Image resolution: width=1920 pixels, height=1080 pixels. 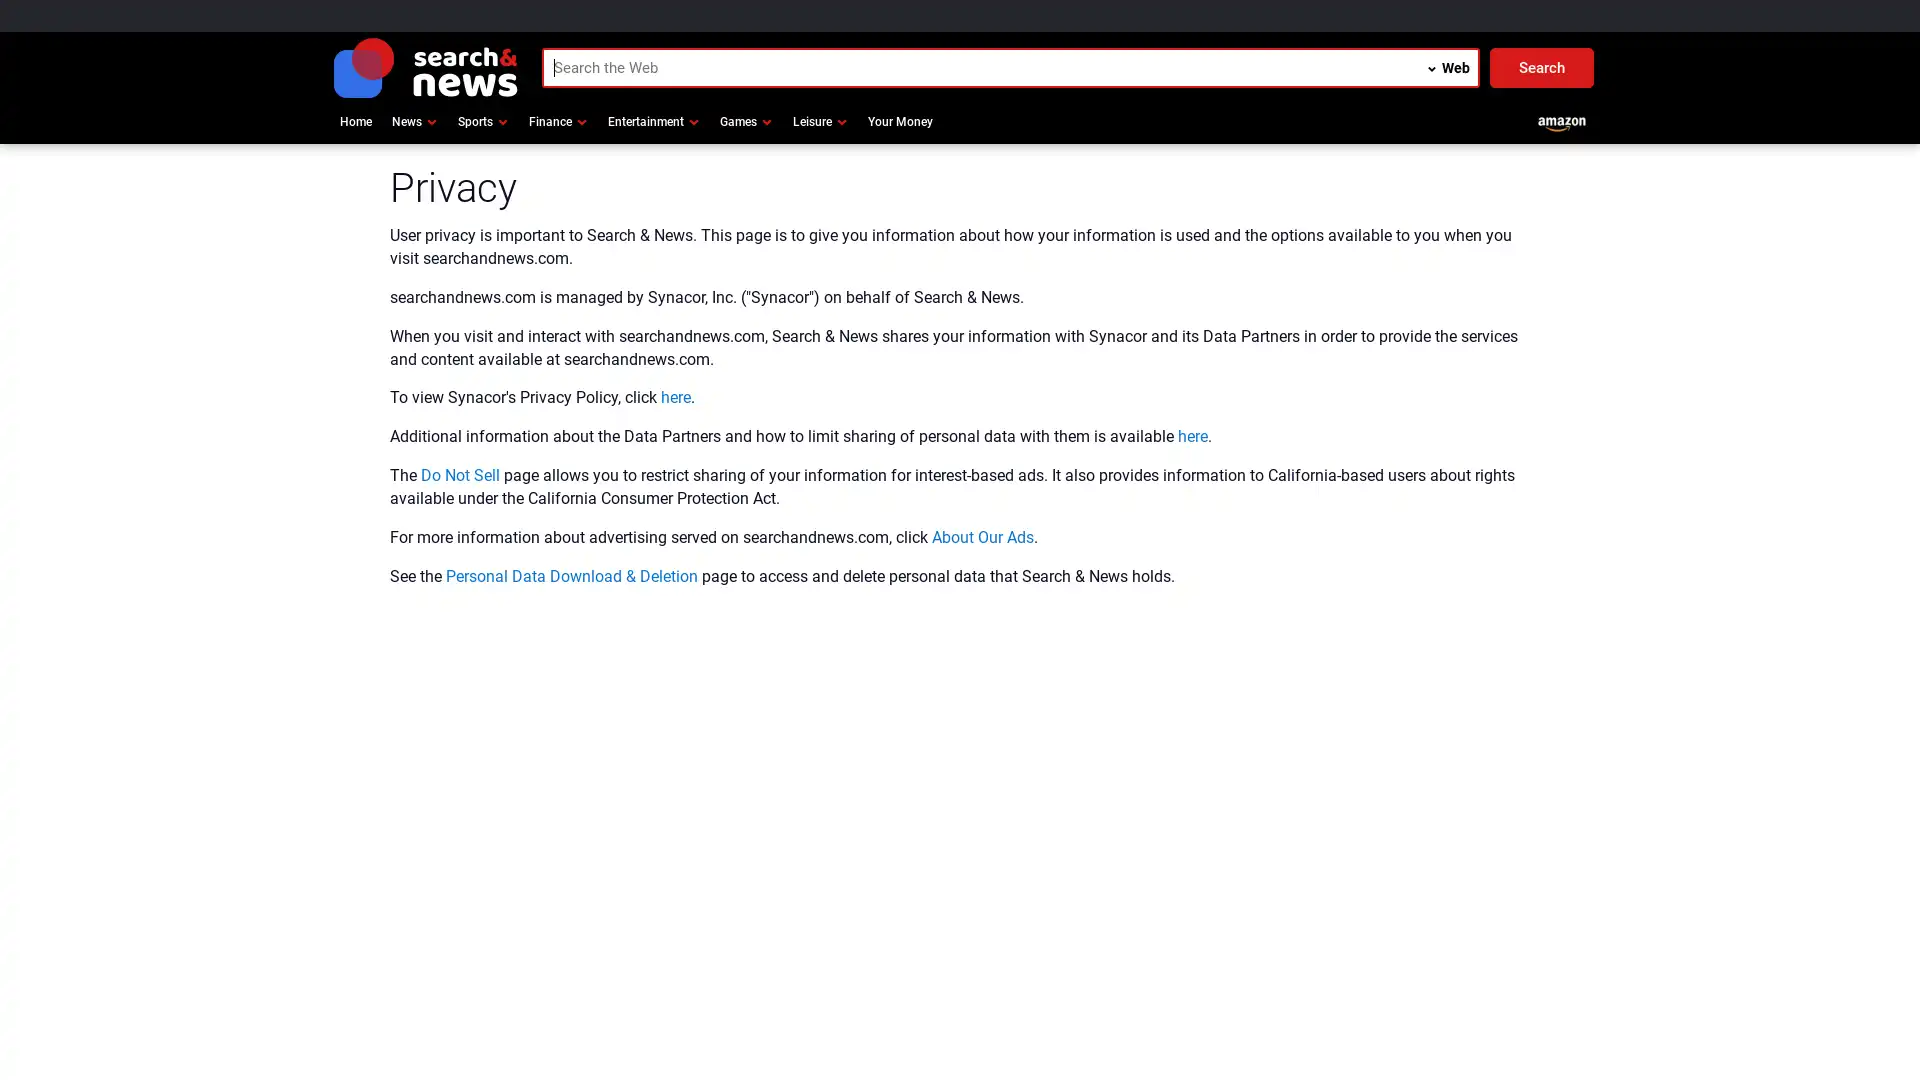 What do you see at coordinates (1540, 67) in the screenshot?
I see `Search` at bounding box center [1540, 67].